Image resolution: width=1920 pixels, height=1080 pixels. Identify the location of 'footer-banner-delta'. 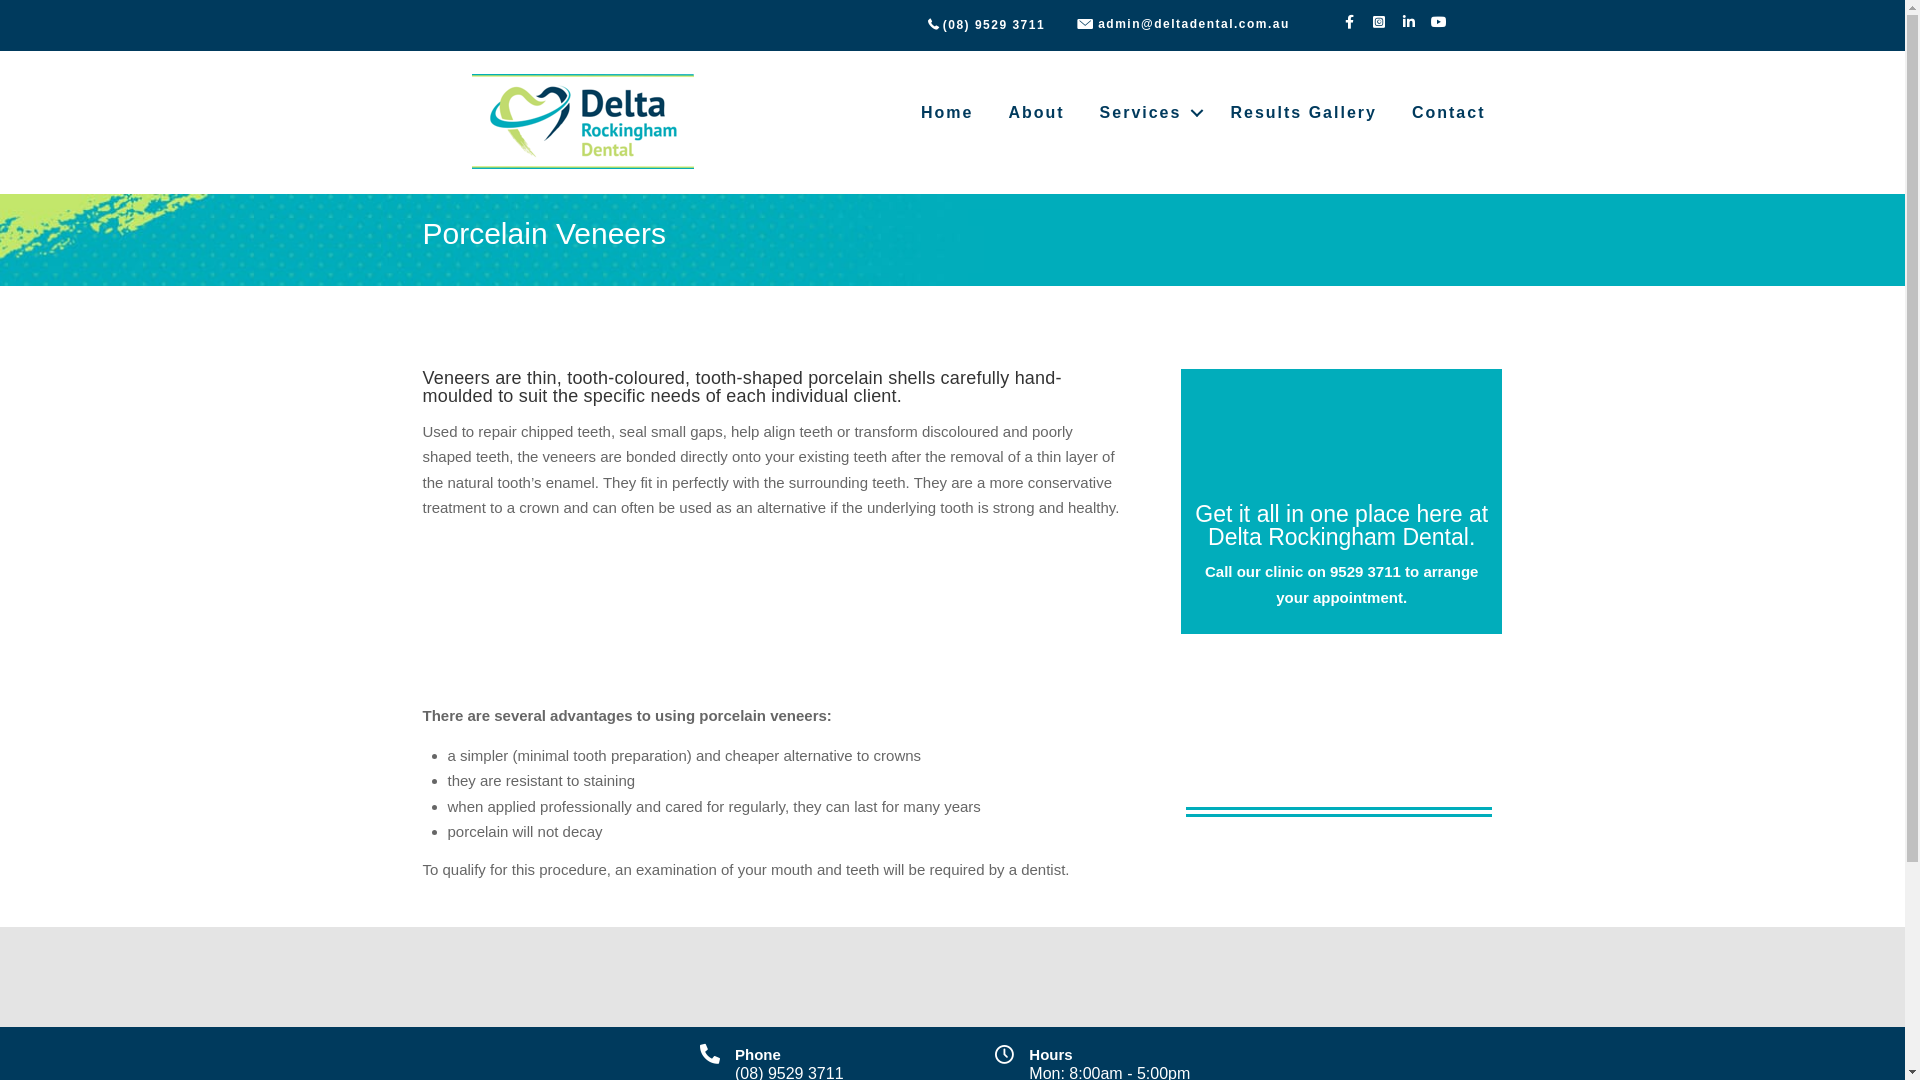
(401, 975).